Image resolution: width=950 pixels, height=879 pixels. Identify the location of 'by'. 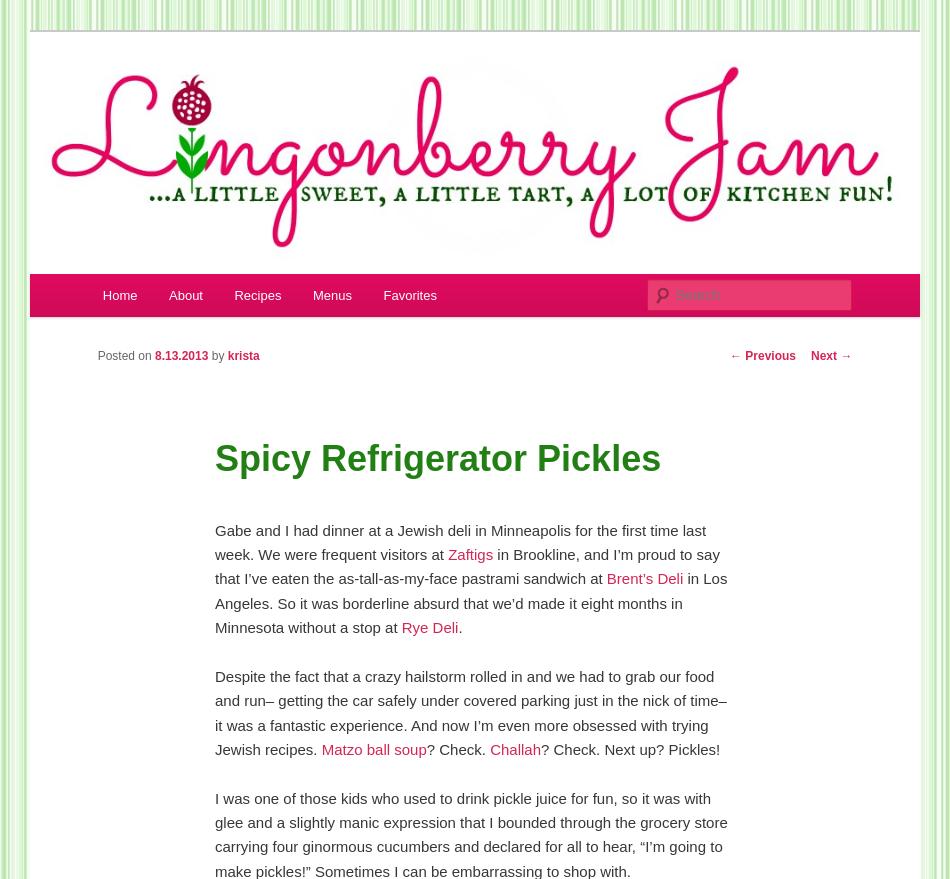
(218, 354).